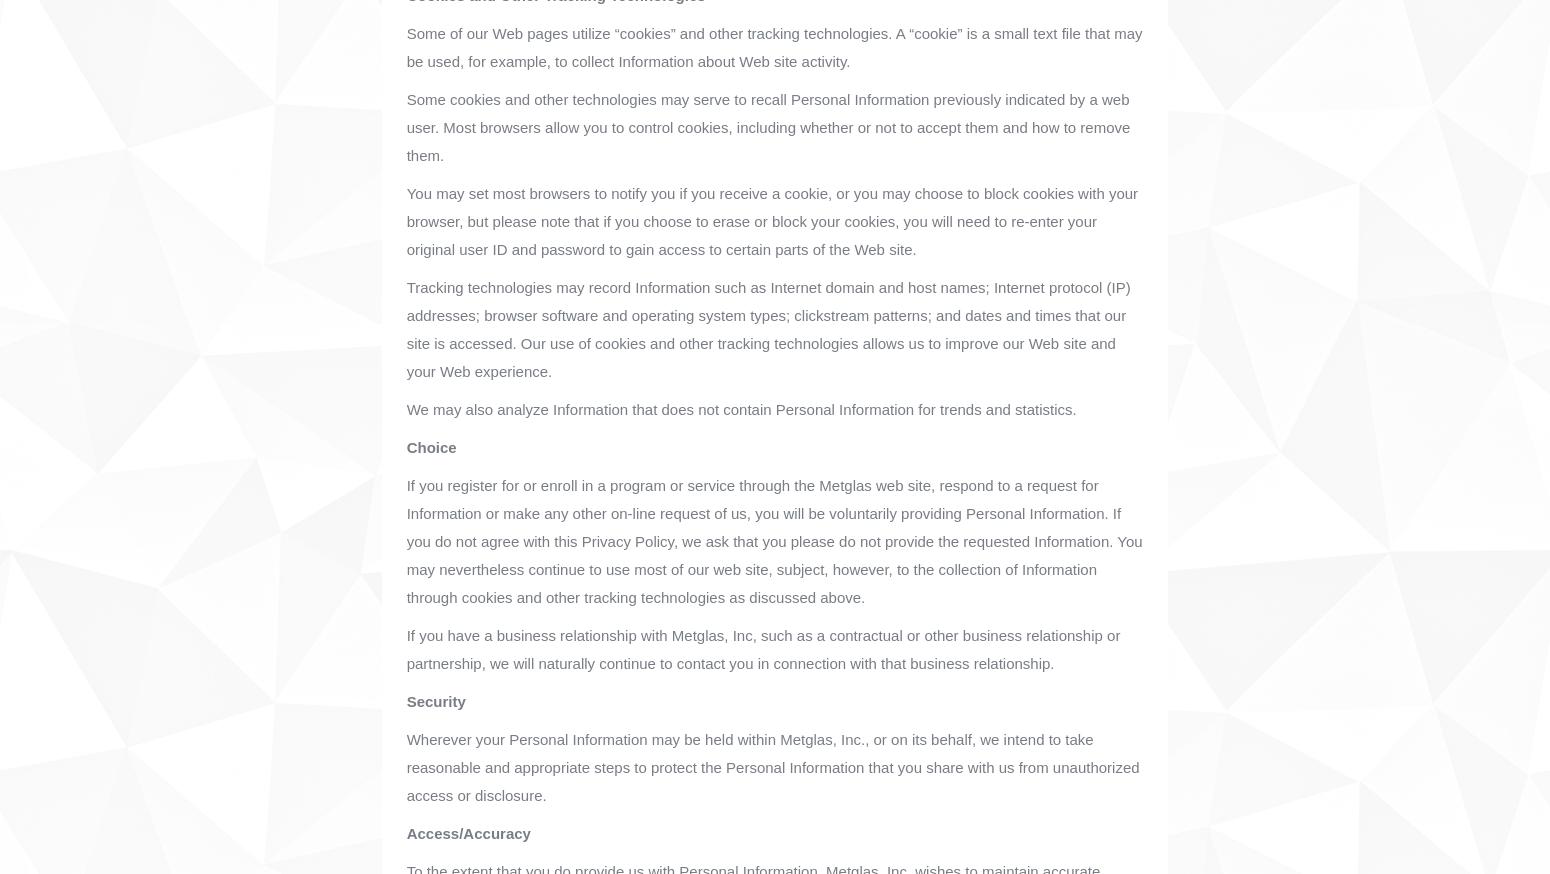 This screenshot has height=874, width=1550. I want to click on 'If you register for or enroll in a program or service through the Metglas web site, respond to a request for Information or make any other on-line request of us, you will be voluntarily providing Personal Information. If you do not agree with this Privacy Policy, we ask that you please do not provide the requested Information. You may nevertheless continue to use most of our web site, subject, however, to the collection of Information through cookies and other tracking technologies as discussed above.', so click(774, 541).